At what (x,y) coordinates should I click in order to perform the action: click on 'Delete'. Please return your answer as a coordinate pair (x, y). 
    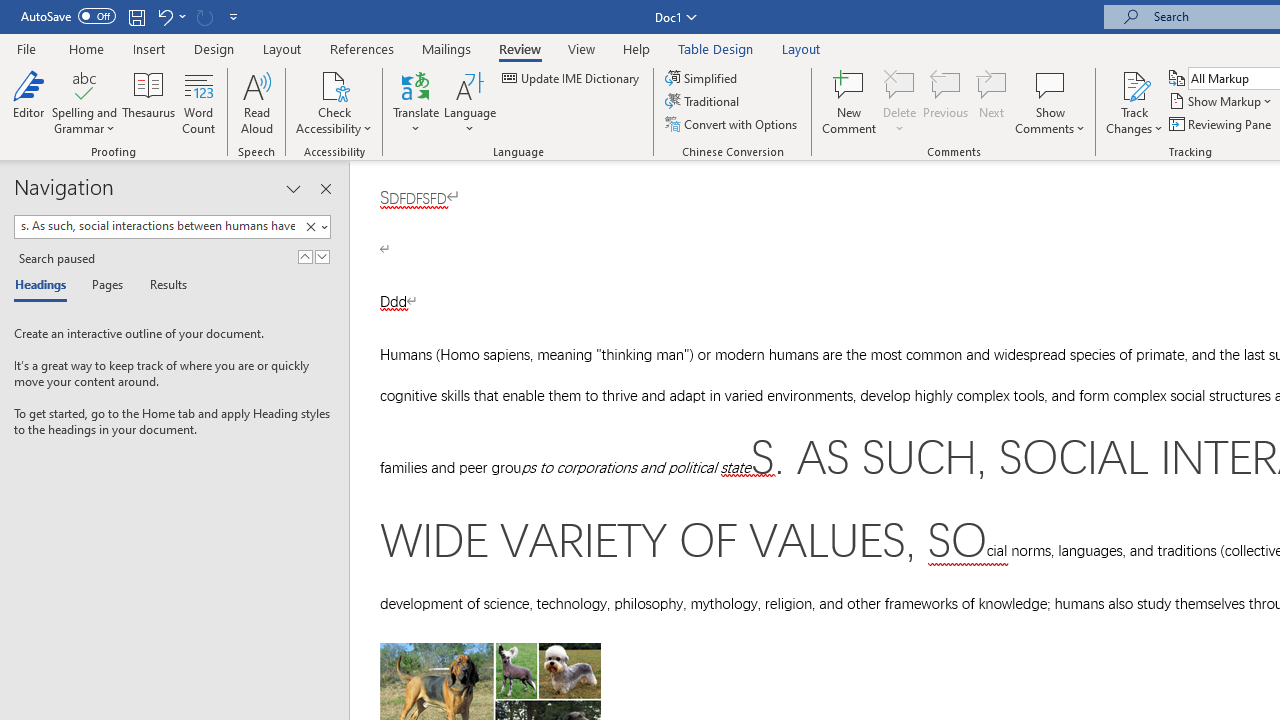
    Looking at the image, I should click on (899, 103).